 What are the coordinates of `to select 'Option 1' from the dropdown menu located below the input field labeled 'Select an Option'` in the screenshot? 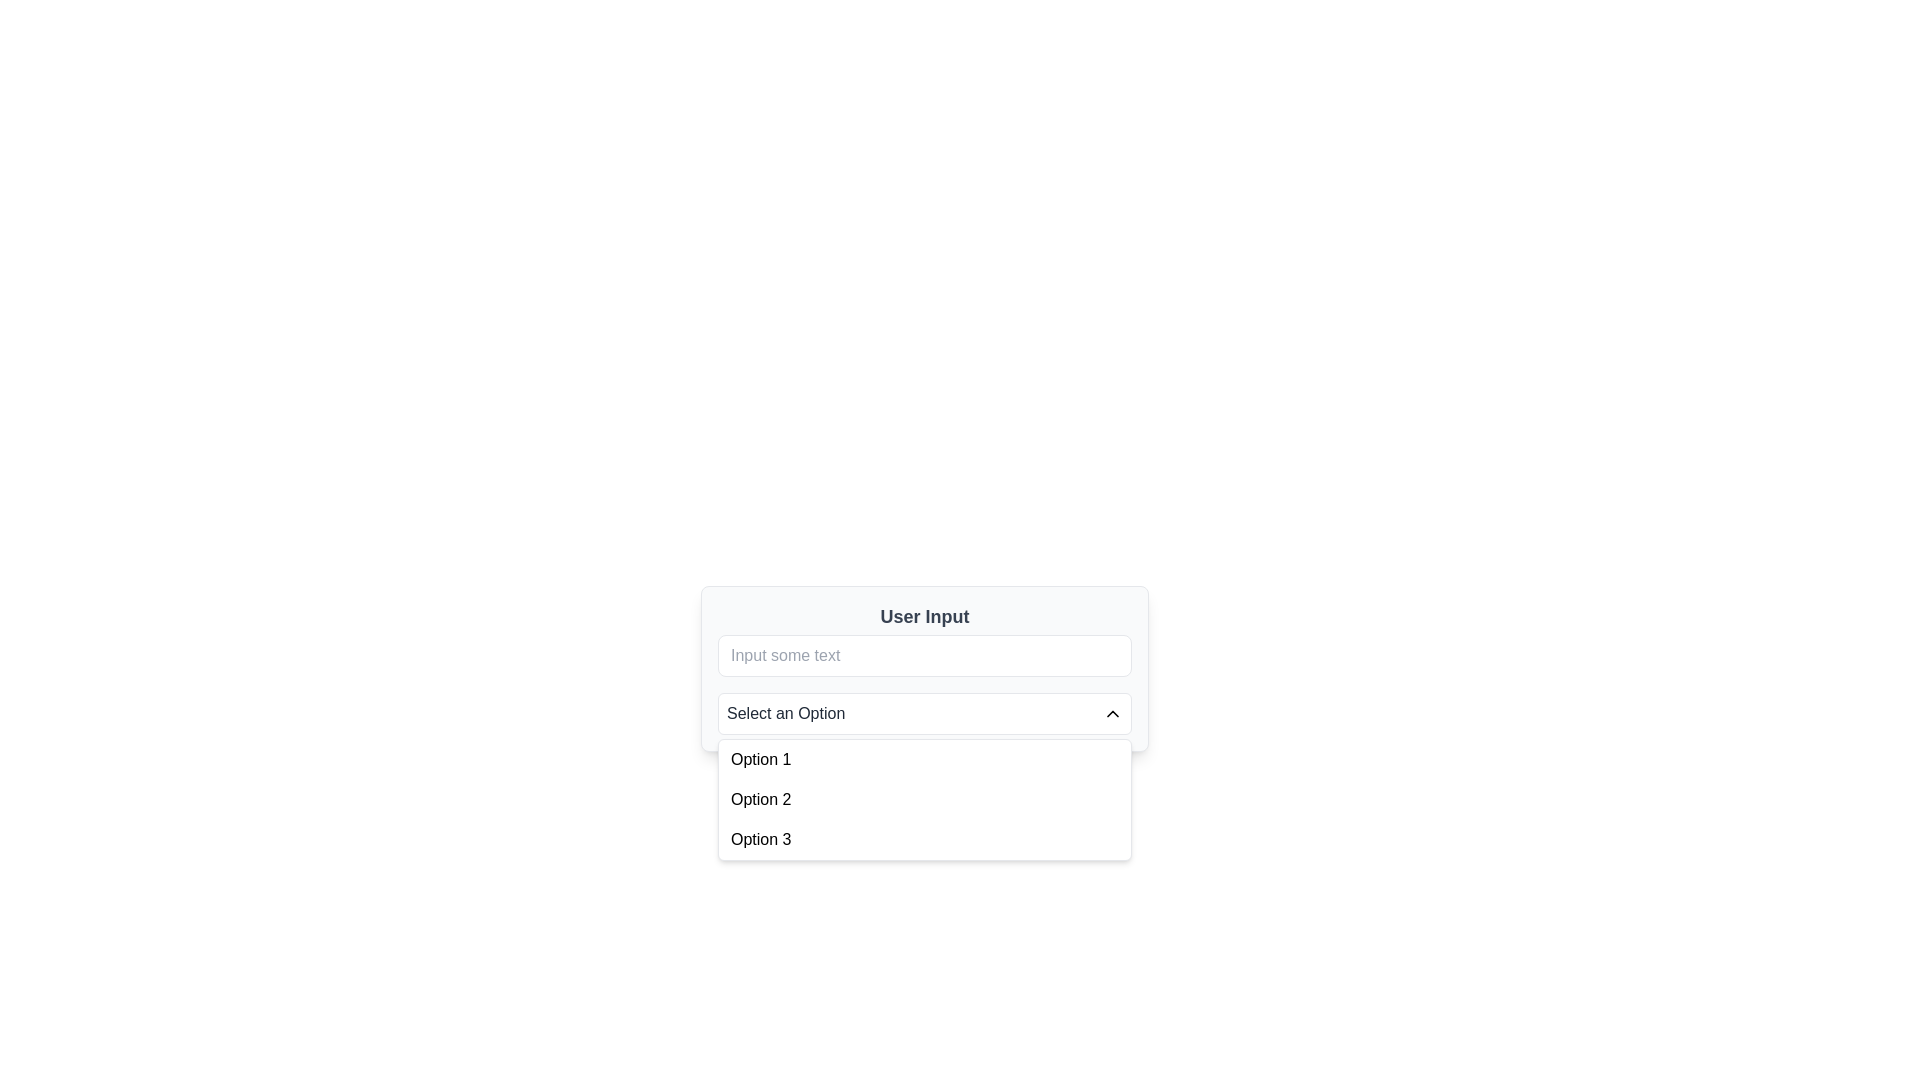 It's located at (924, 759).